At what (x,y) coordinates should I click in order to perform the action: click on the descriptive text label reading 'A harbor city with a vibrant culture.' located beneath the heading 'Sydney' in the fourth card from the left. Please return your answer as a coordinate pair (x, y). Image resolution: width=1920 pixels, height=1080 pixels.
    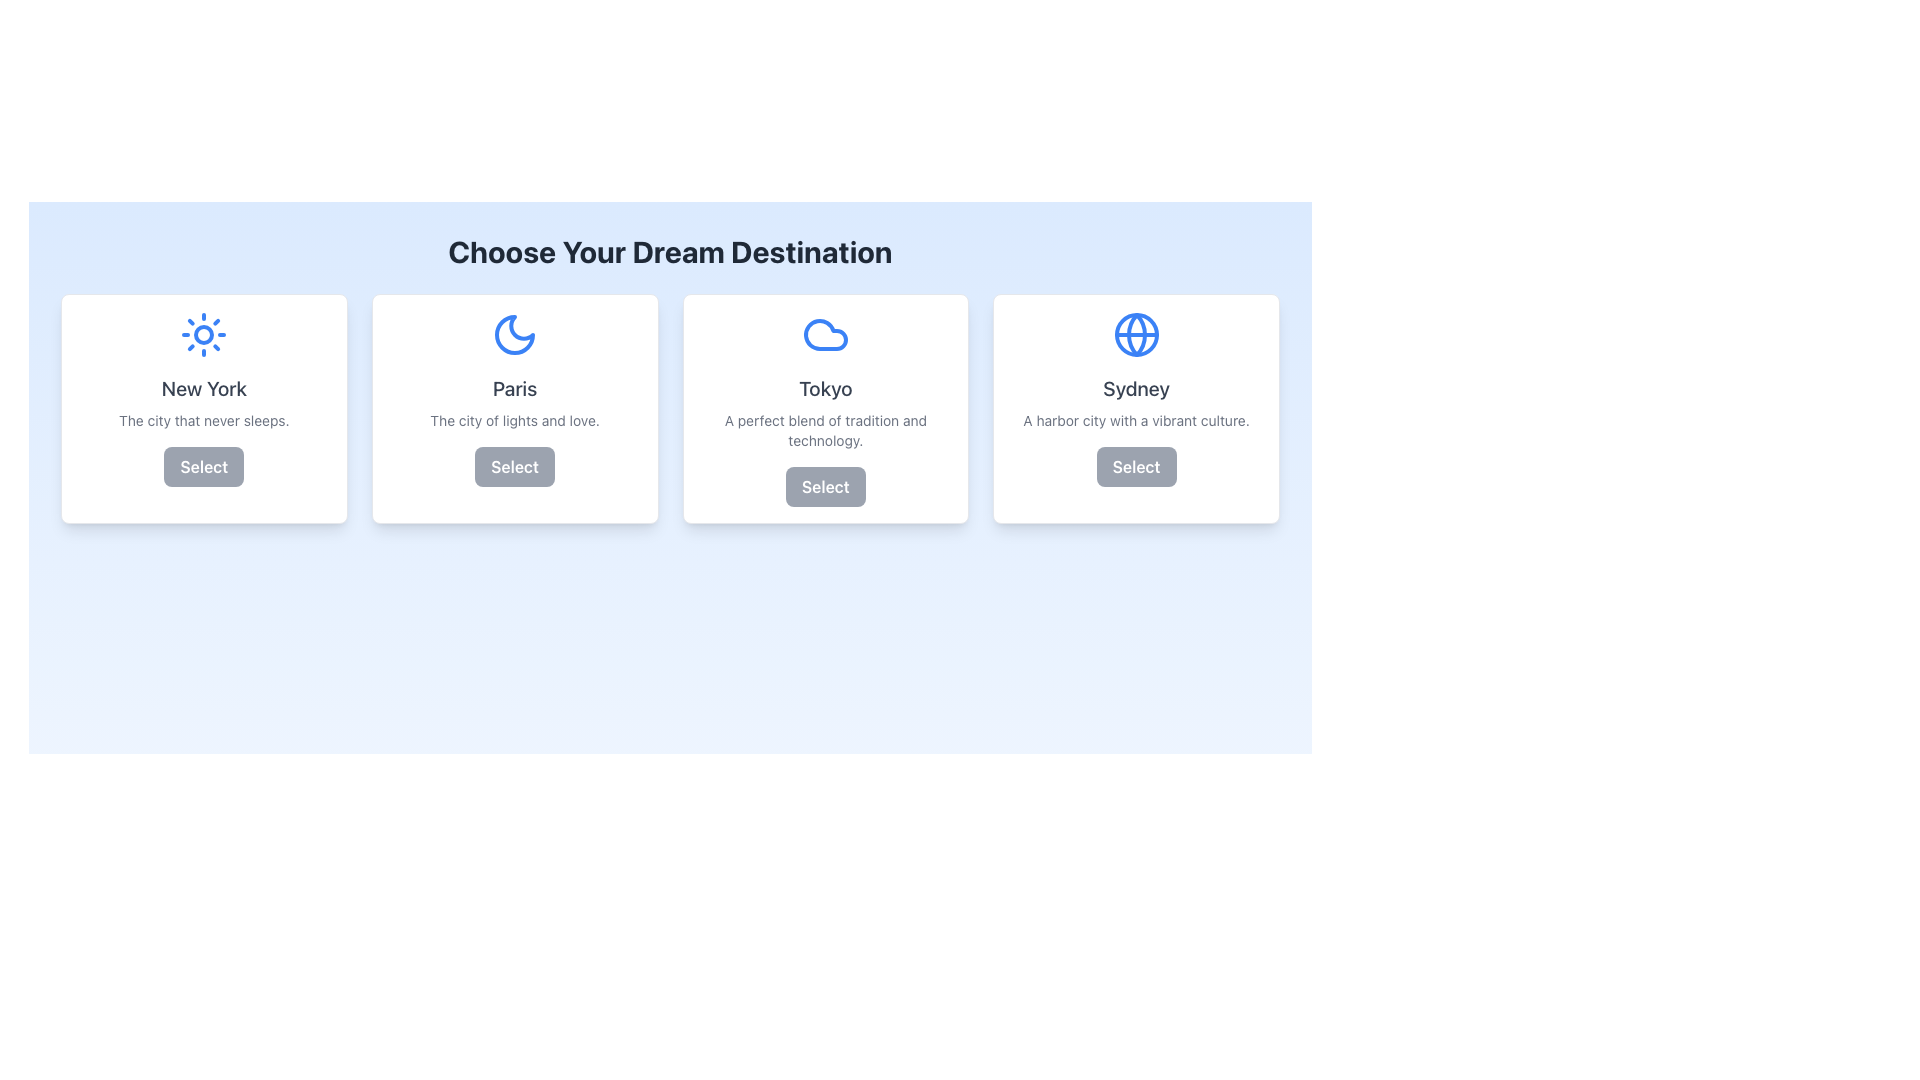
    Looking at the image, I should click on (1136, 419).